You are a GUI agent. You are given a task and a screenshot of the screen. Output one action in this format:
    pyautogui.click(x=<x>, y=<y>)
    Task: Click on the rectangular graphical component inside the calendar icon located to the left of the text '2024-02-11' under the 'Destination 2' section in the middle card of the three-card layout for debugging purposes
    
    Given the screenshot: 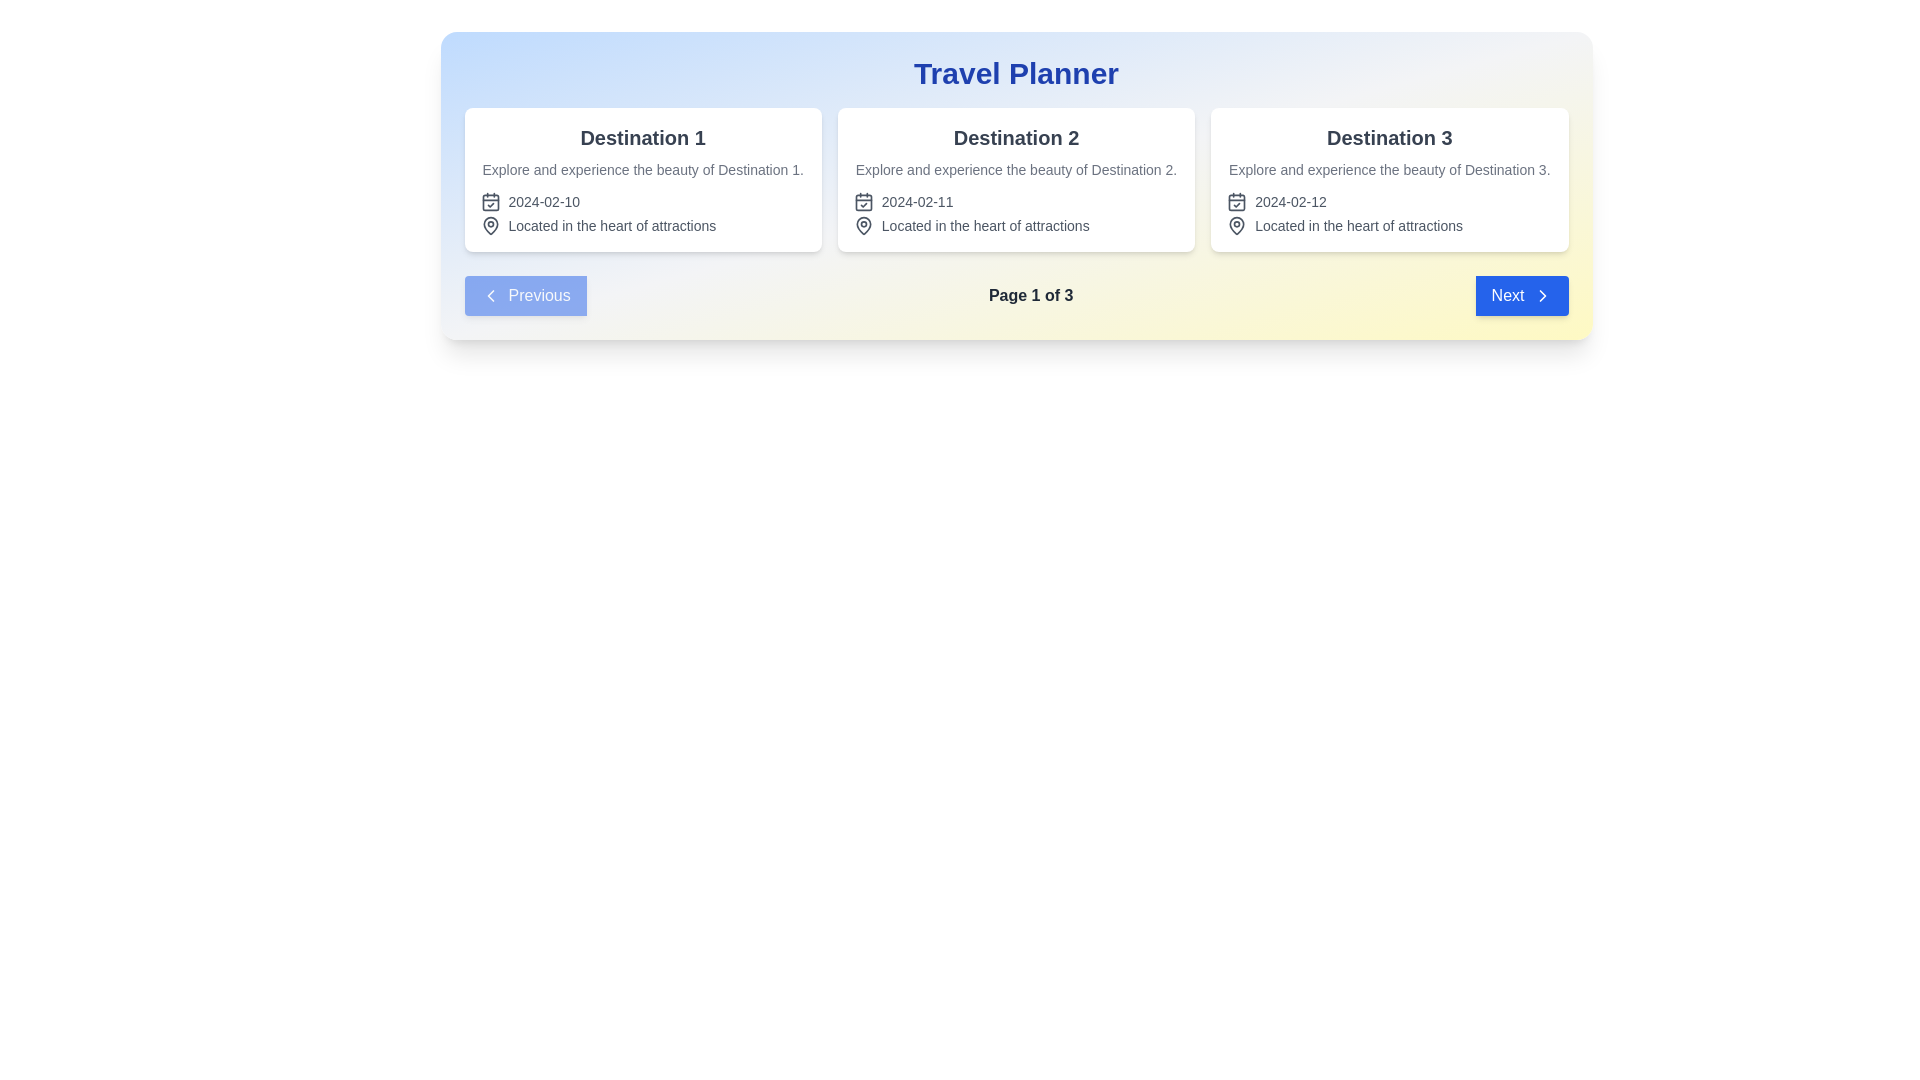 What is the action you would take?
    pyautogui.click(x=863, y=202)
    